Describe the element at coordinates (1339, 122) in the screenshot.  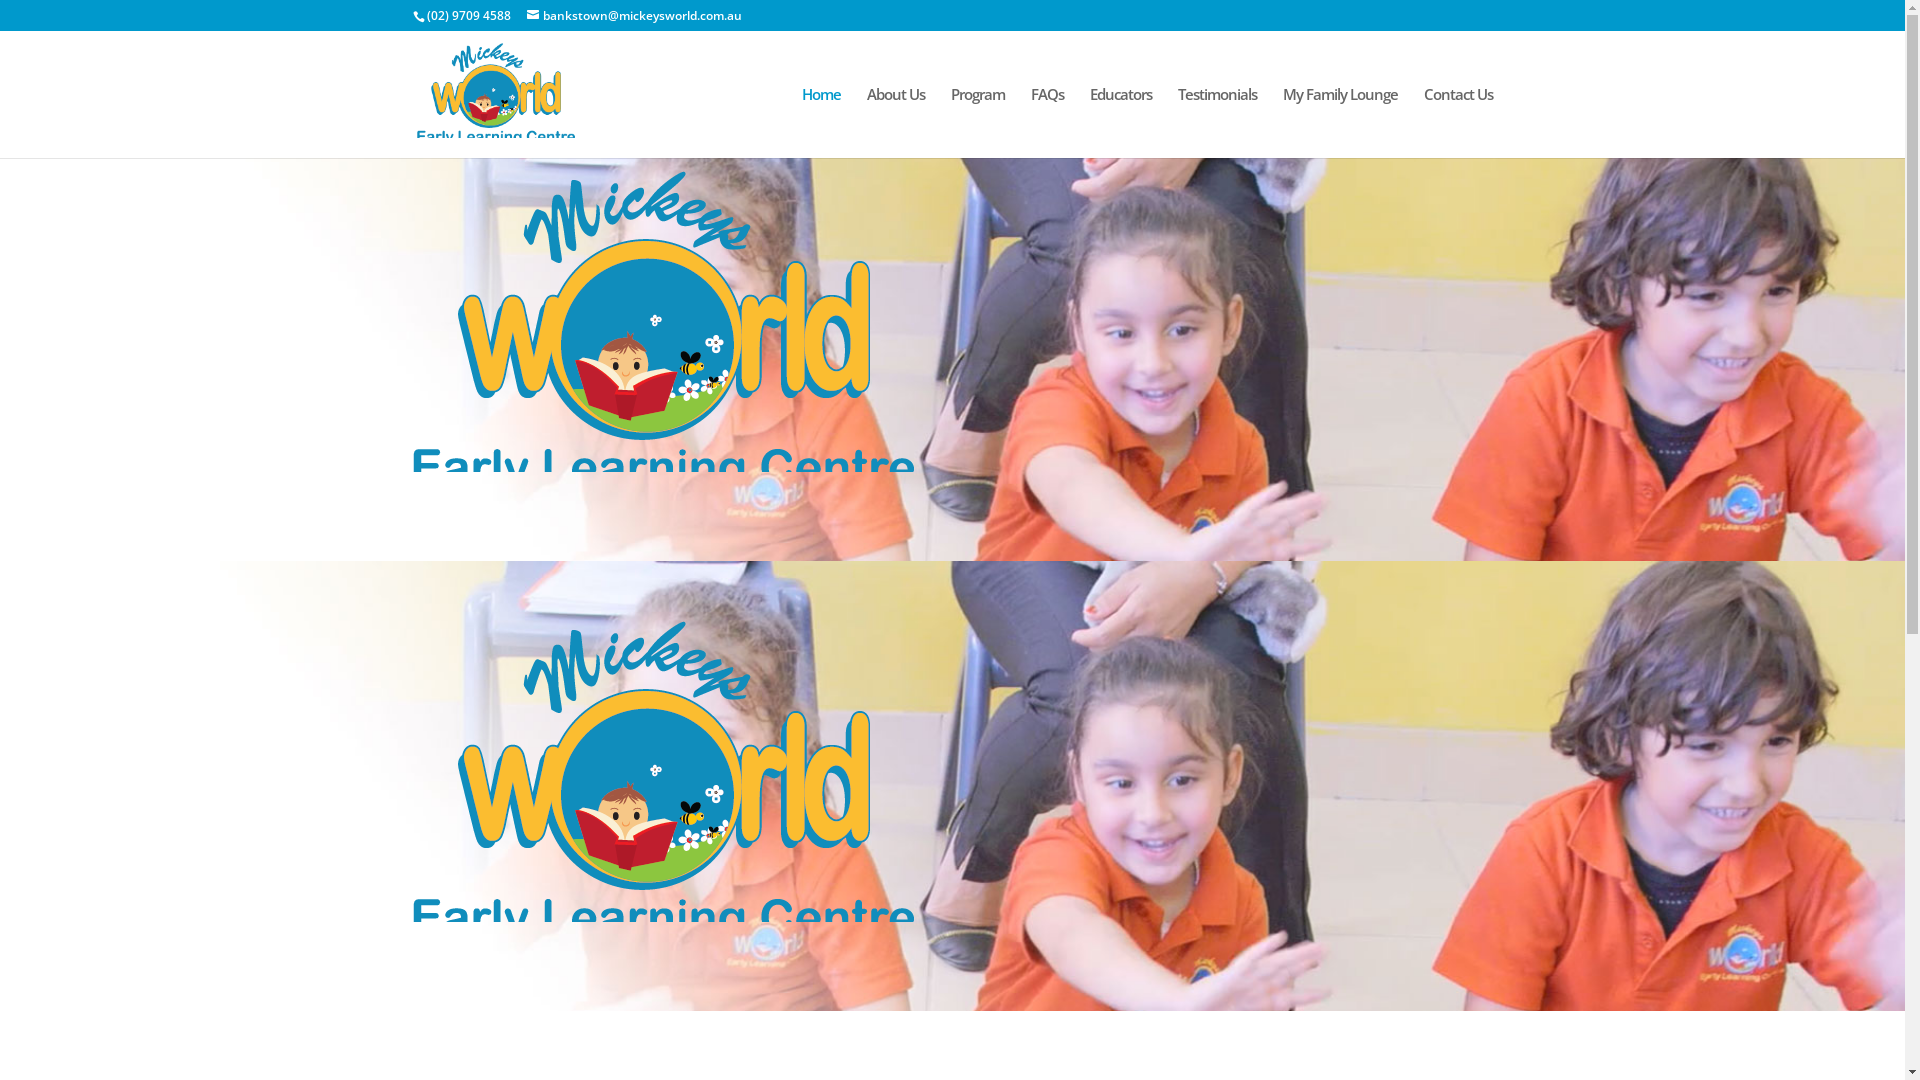
I see `'My Family Lounge'` at that location.